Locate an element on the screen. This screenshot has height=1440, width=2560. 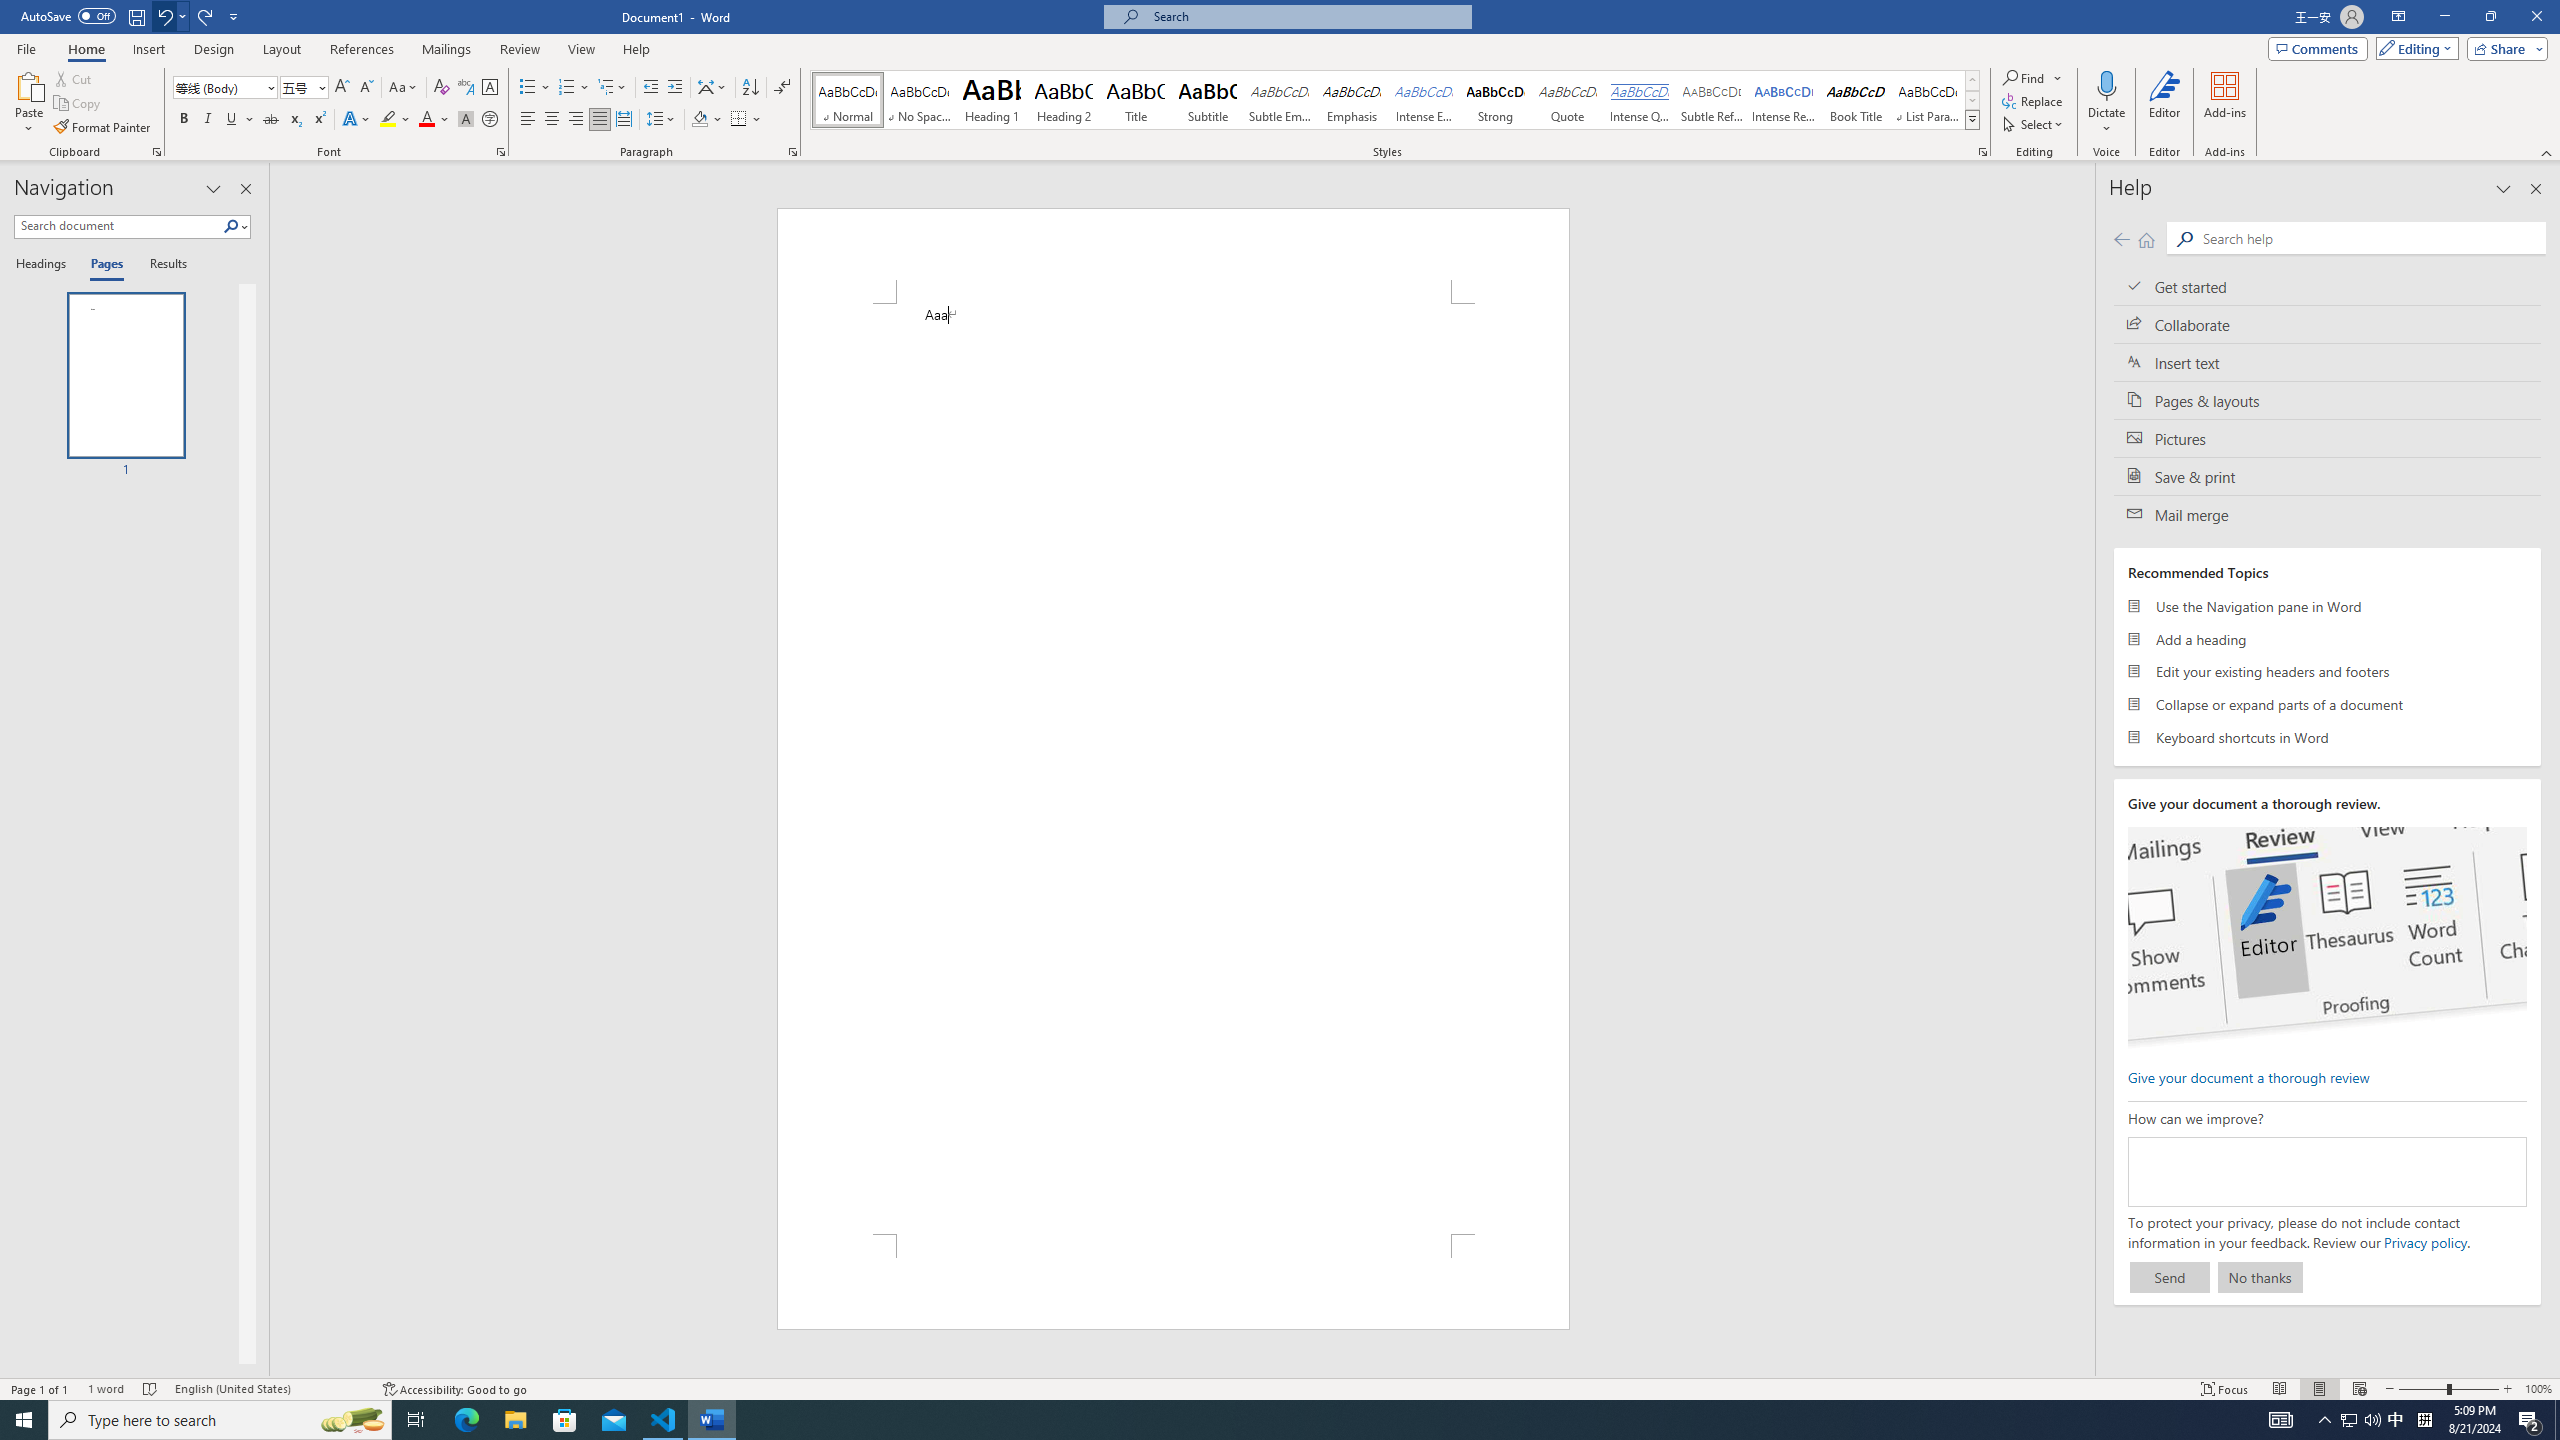
'Mail merge' is located at coordinates (2327, 513).